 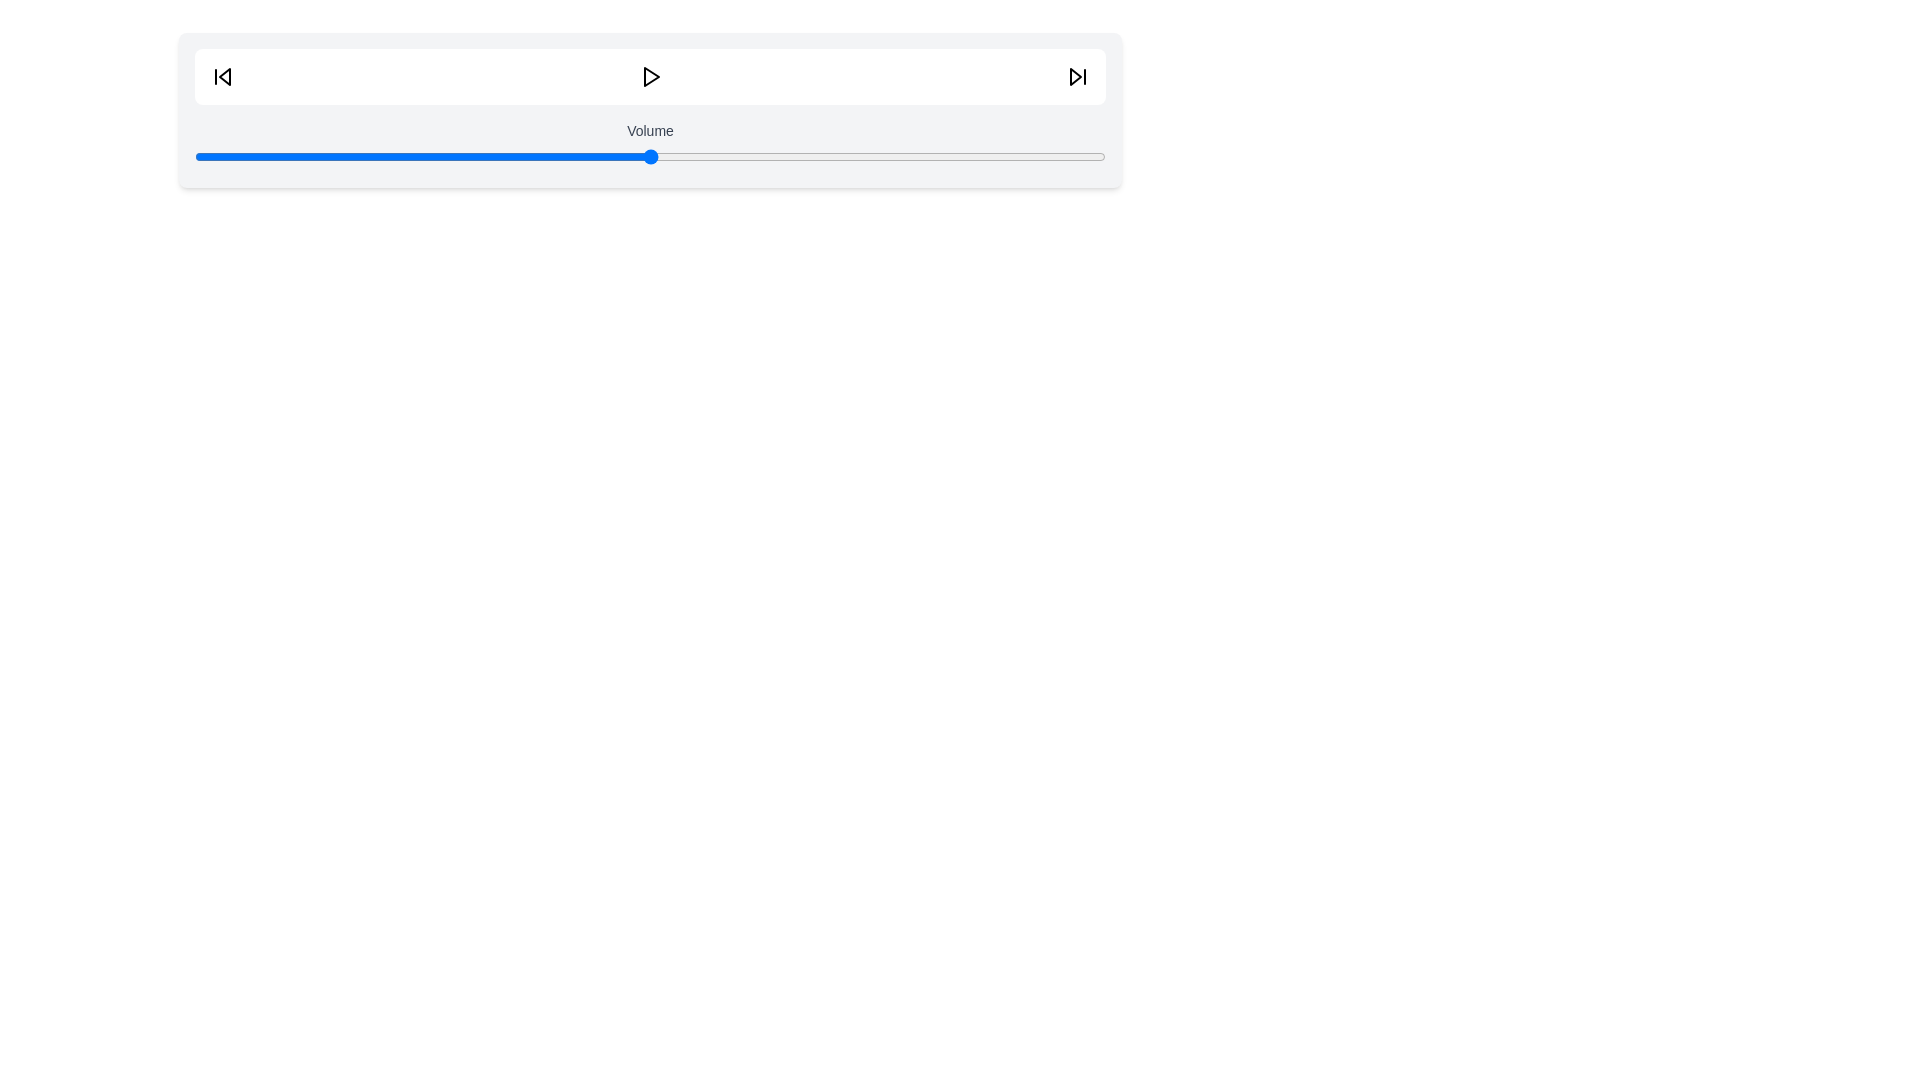 I want to click on the volume level, so click(x=996, y=156).